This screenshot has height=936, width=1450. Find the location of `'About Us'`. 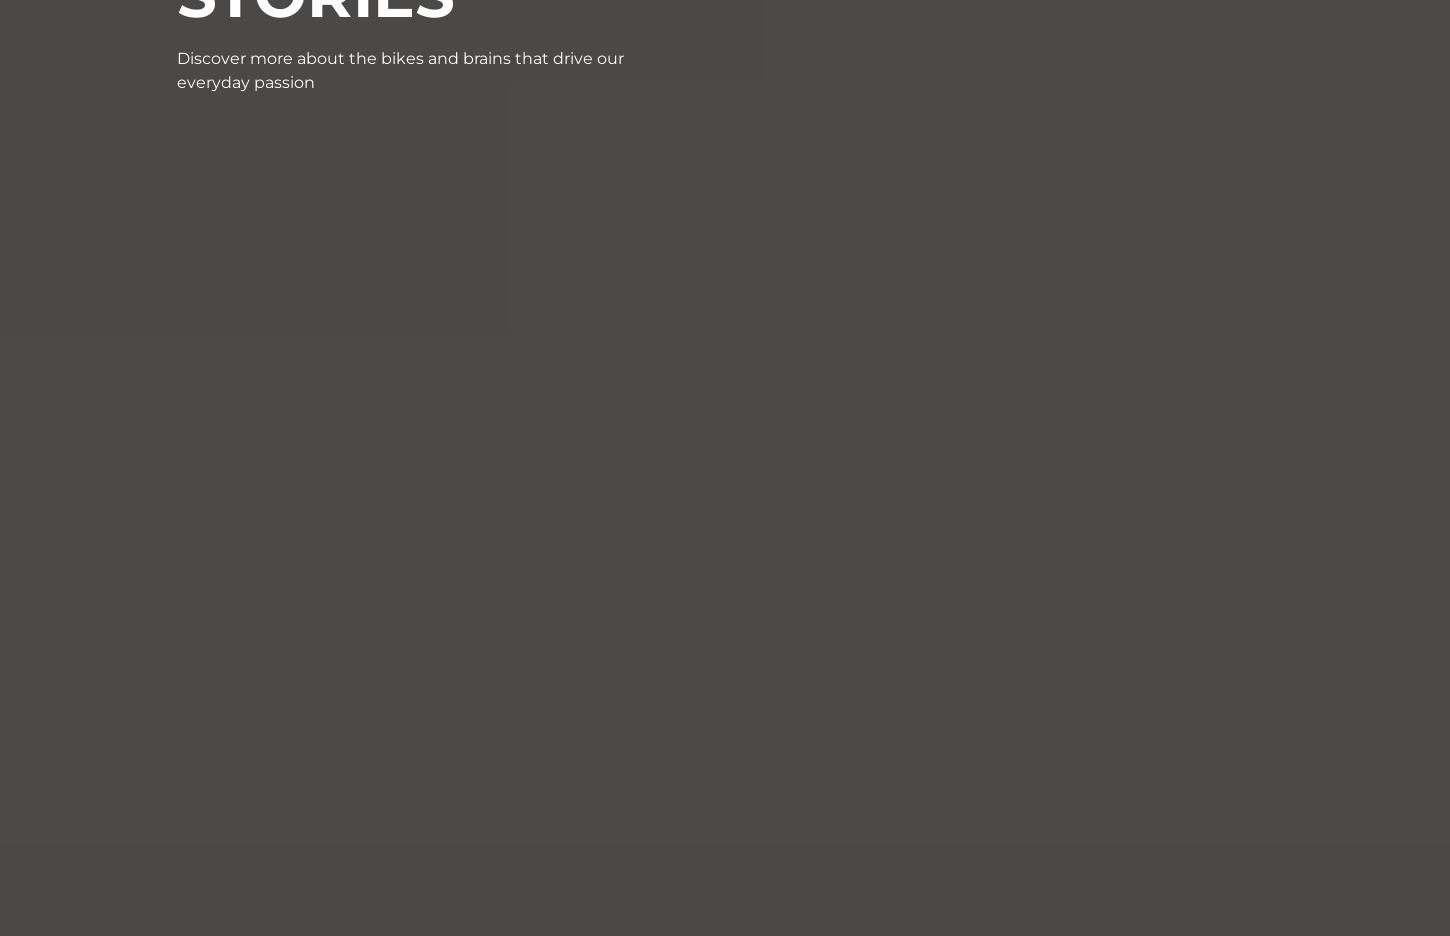

'About Us' is located at coordinates (552, 588).